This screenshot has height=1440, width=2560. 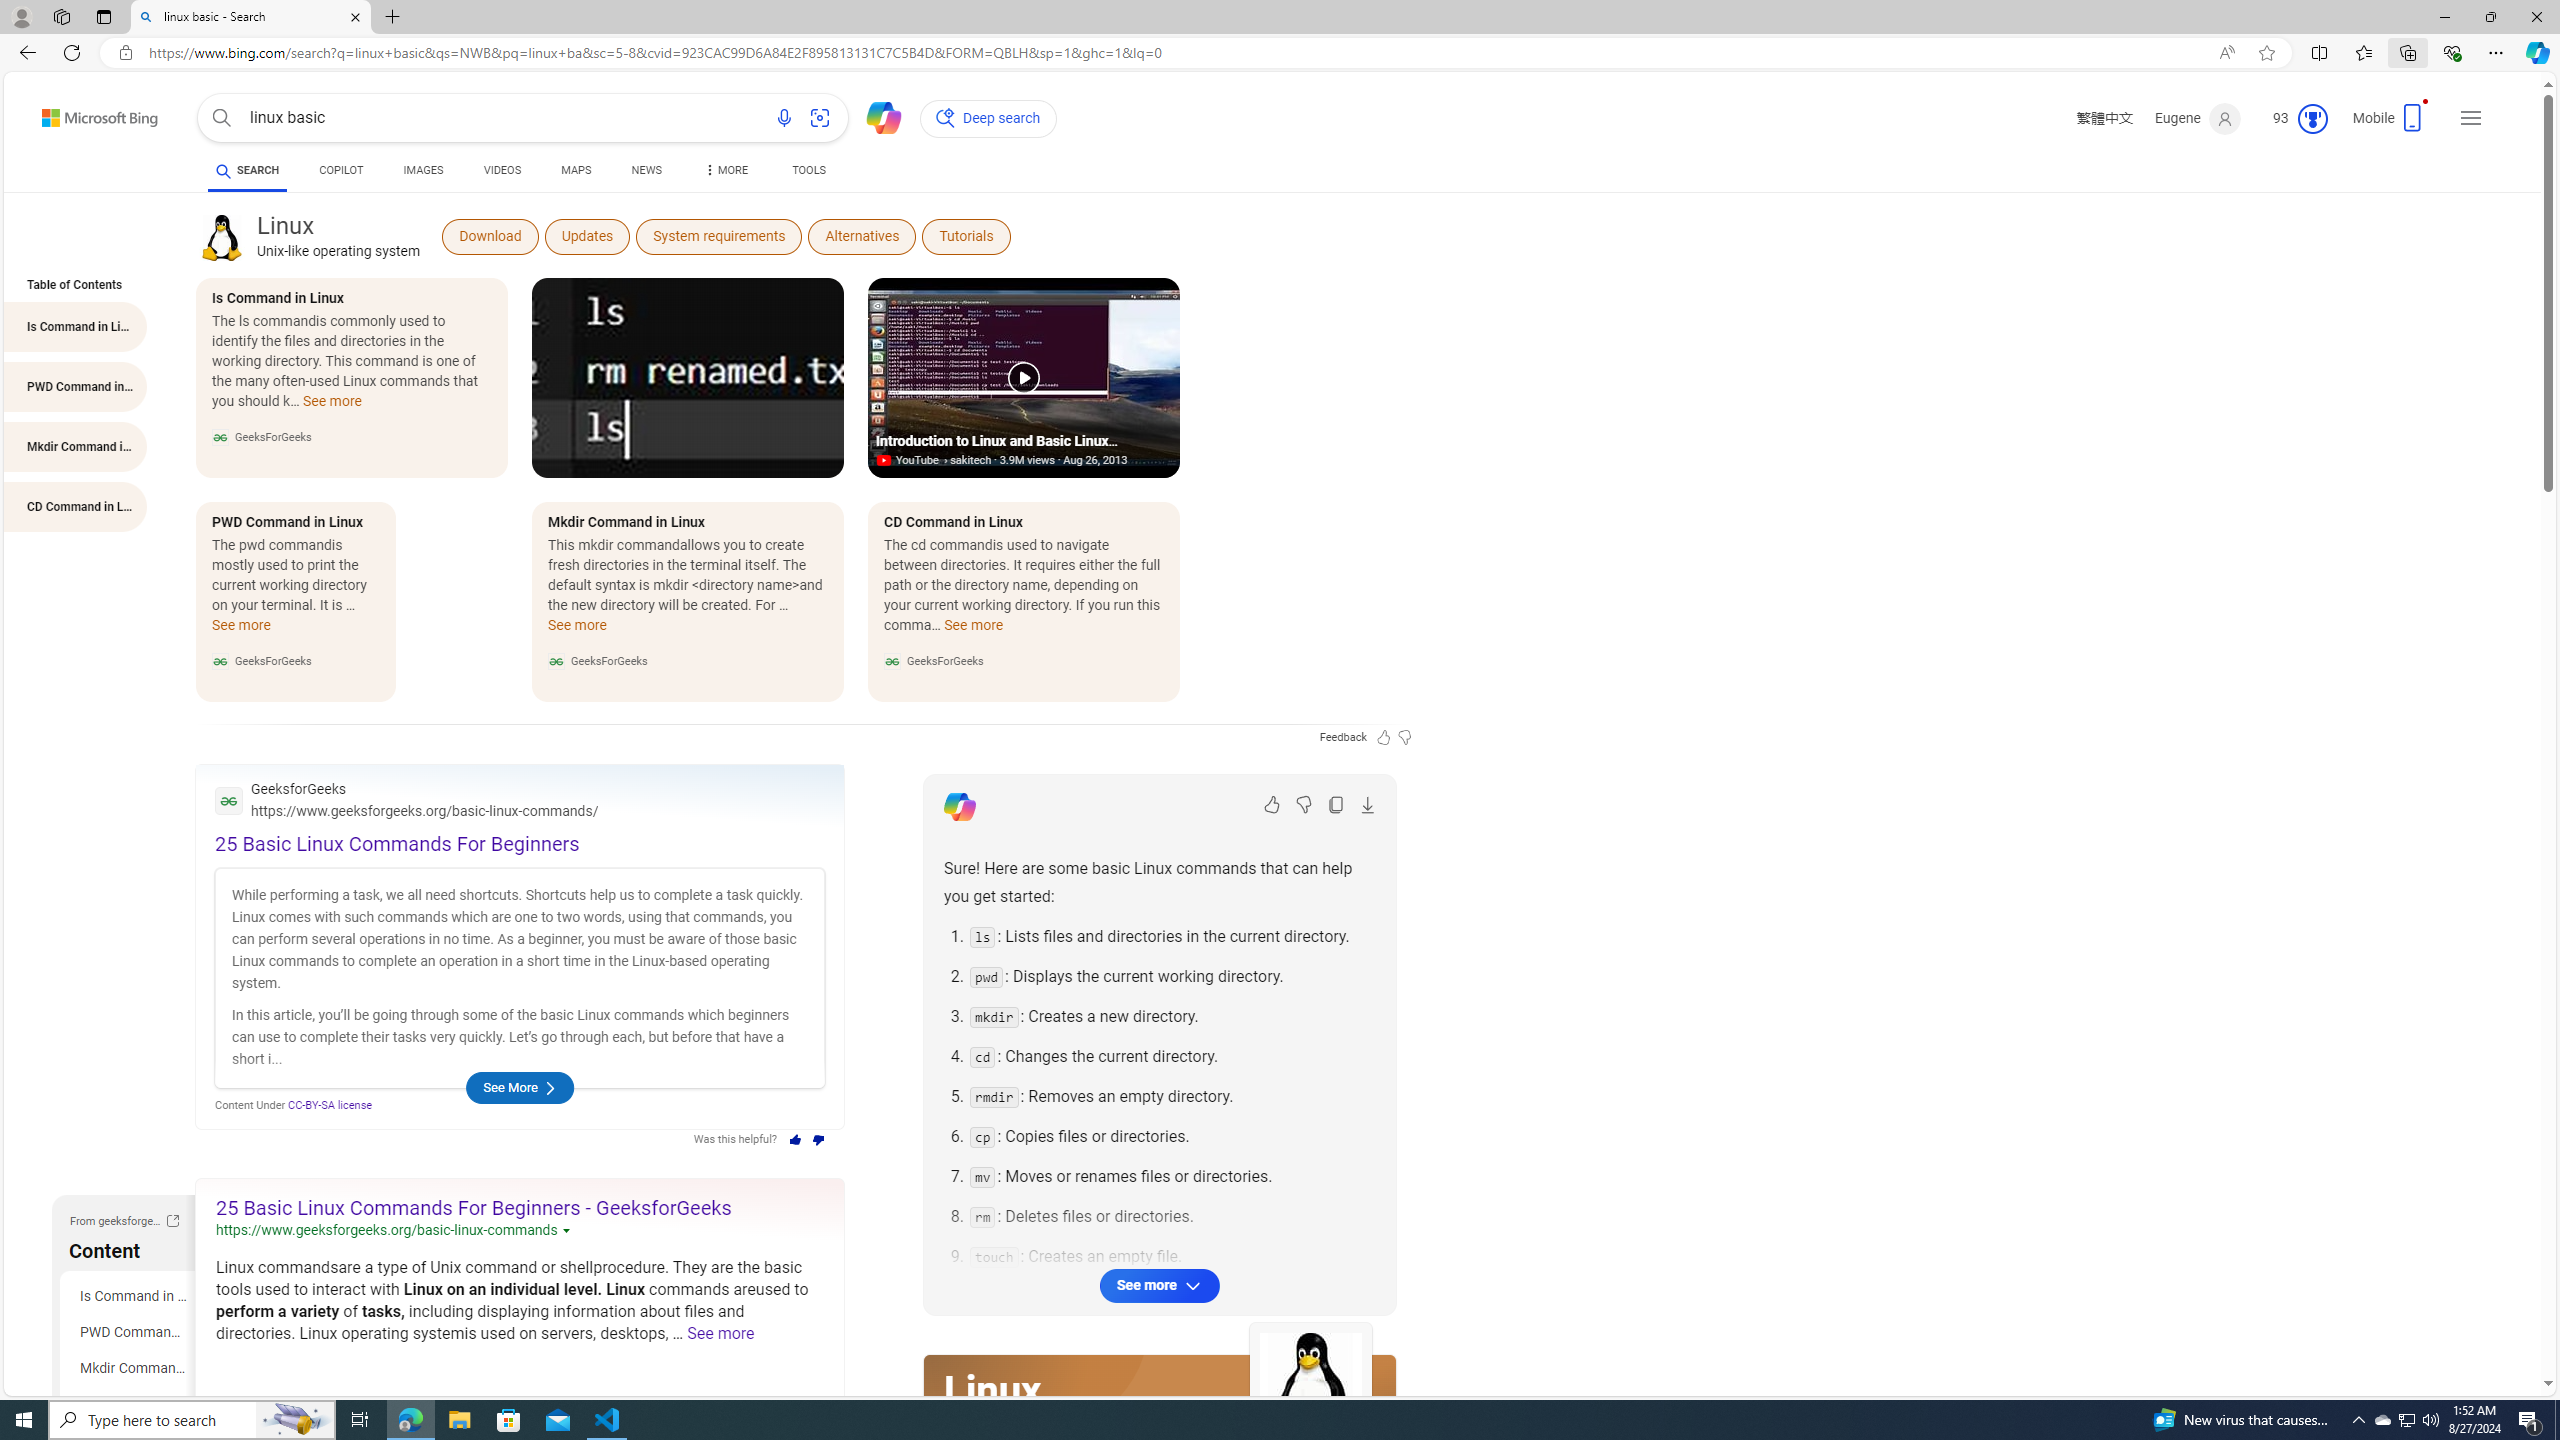 What do you see at coordinates (502, 172) in the screenshot?
I see `'AutomationID: b-scopeListItem-video'` at bounding box center [502, 172].